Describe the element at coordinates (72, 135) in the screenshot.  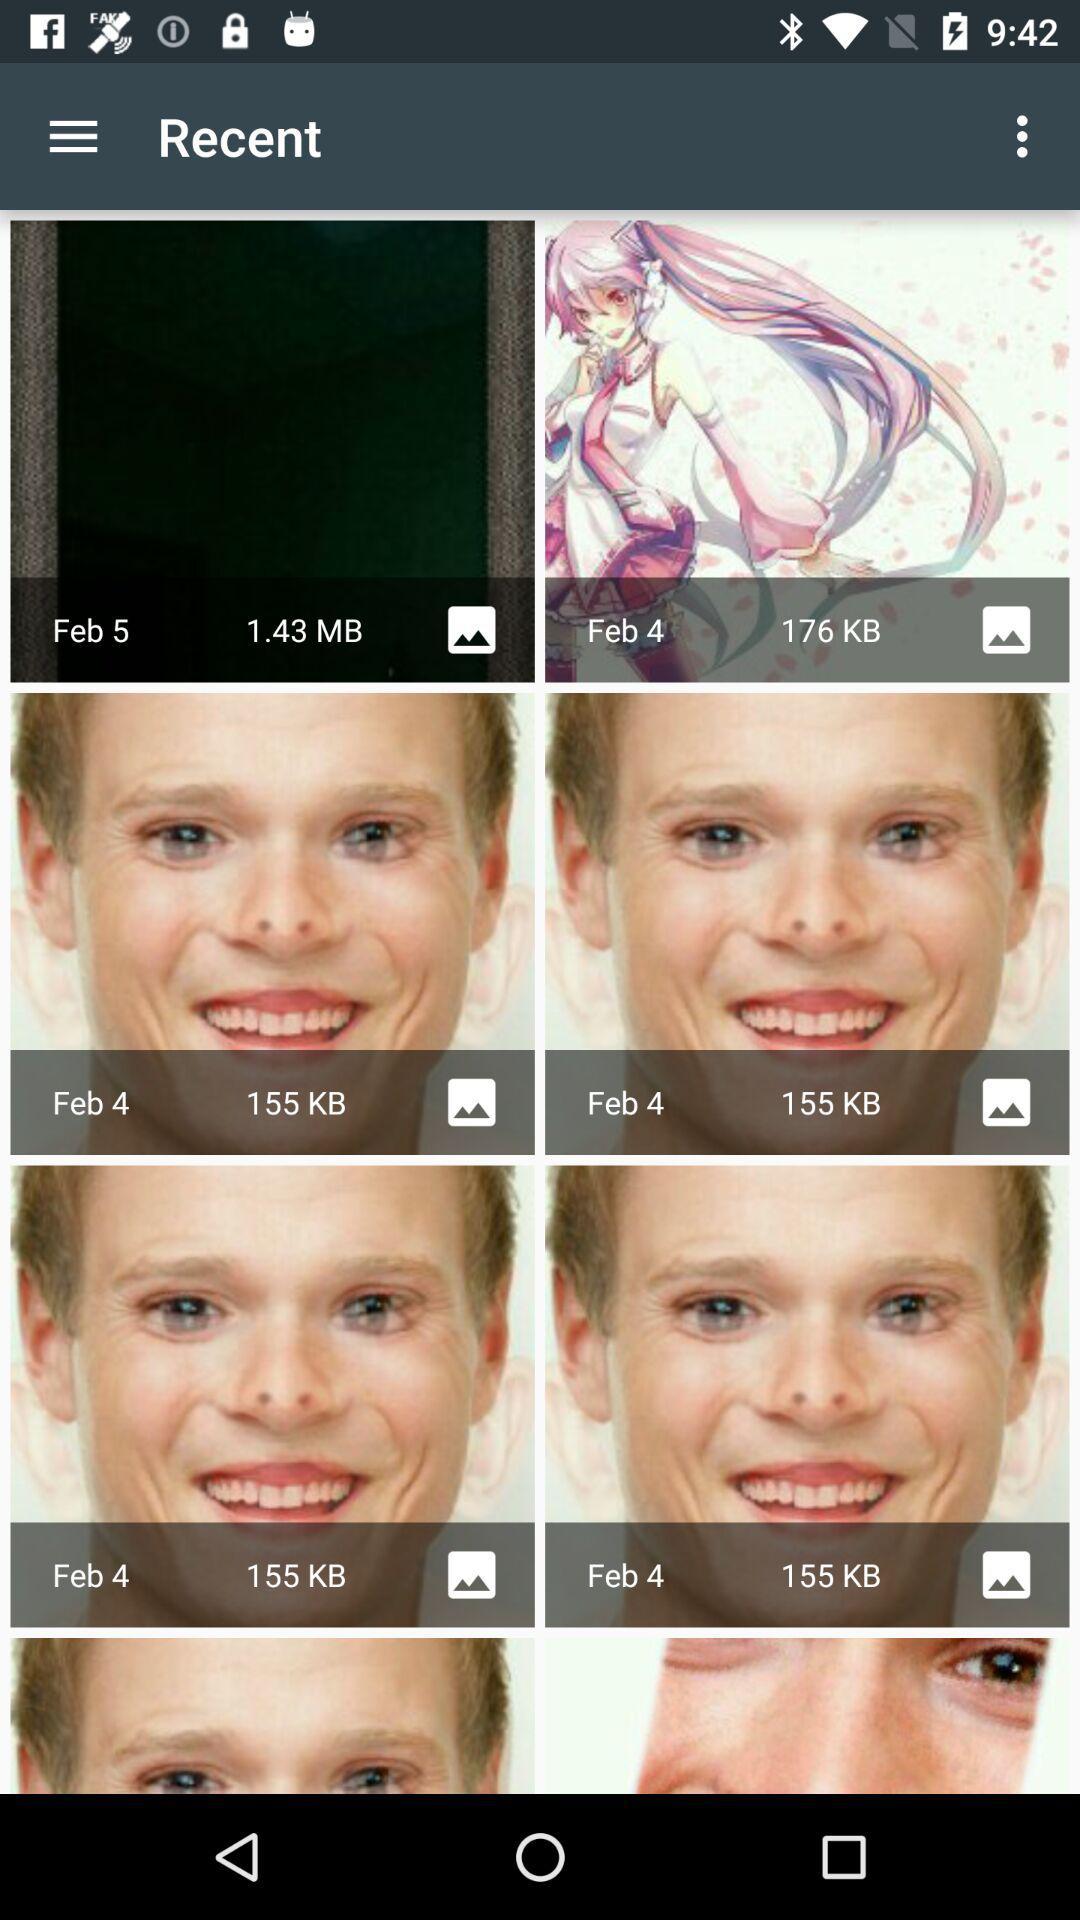
I see `the icon next to recent item` at that location.